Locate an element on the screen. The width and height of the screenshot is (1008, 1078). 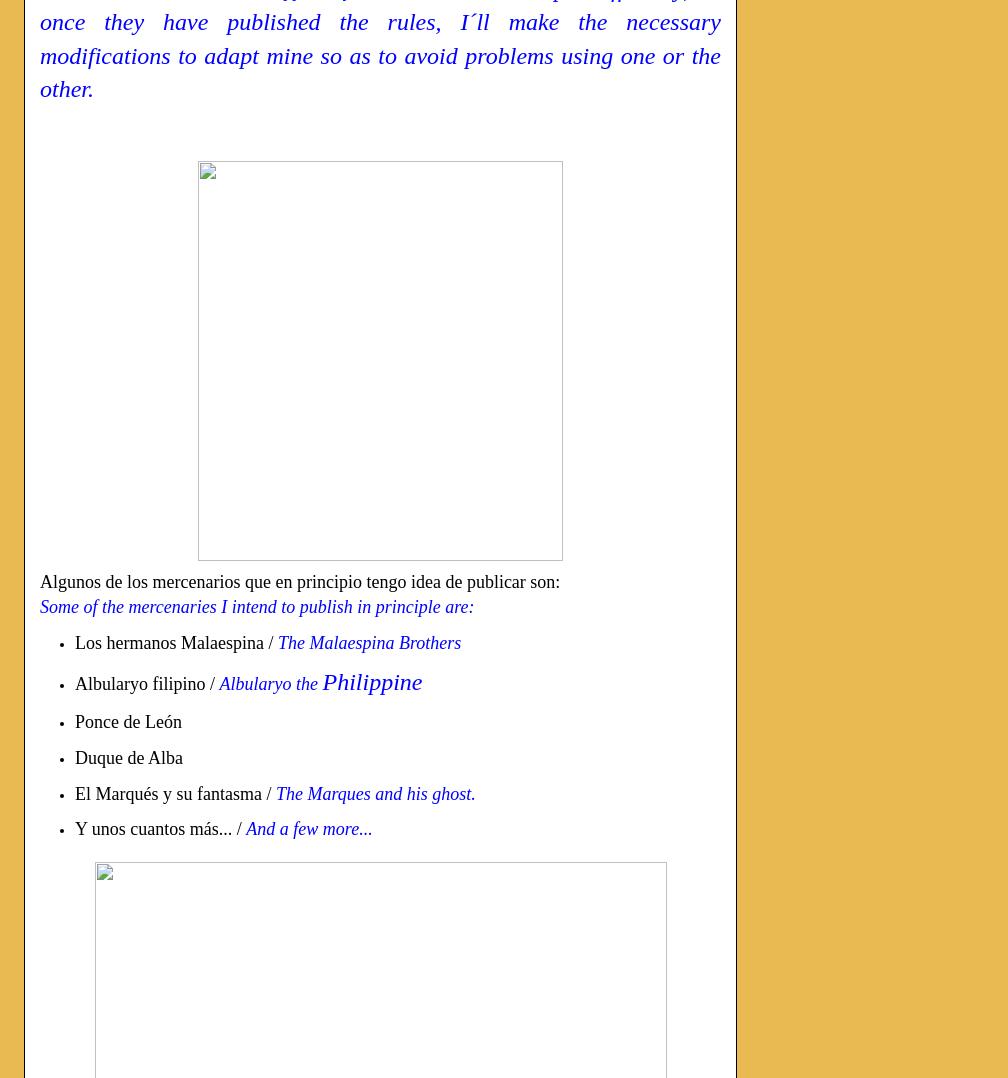
'Some of the mercenaries I intend to publish in principle are:' is located at coordinates (40, 606).